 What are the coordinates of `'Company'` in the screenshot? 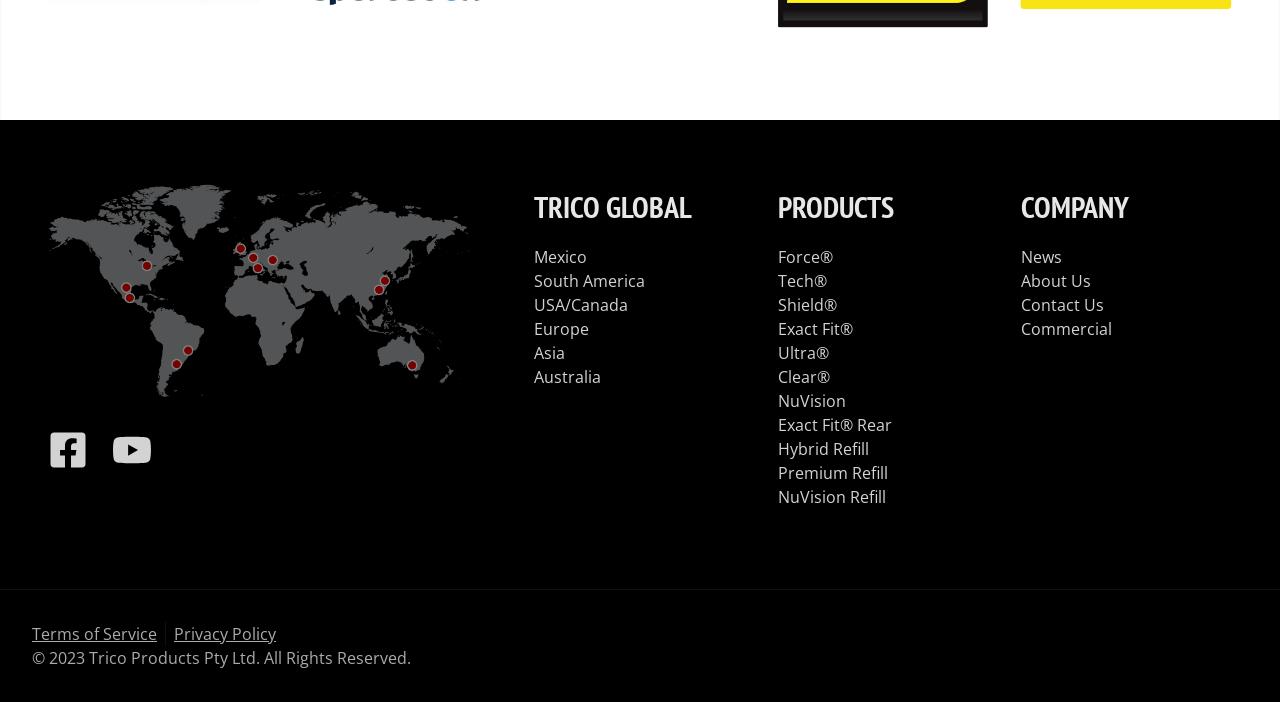 It's located at (1073, 205).